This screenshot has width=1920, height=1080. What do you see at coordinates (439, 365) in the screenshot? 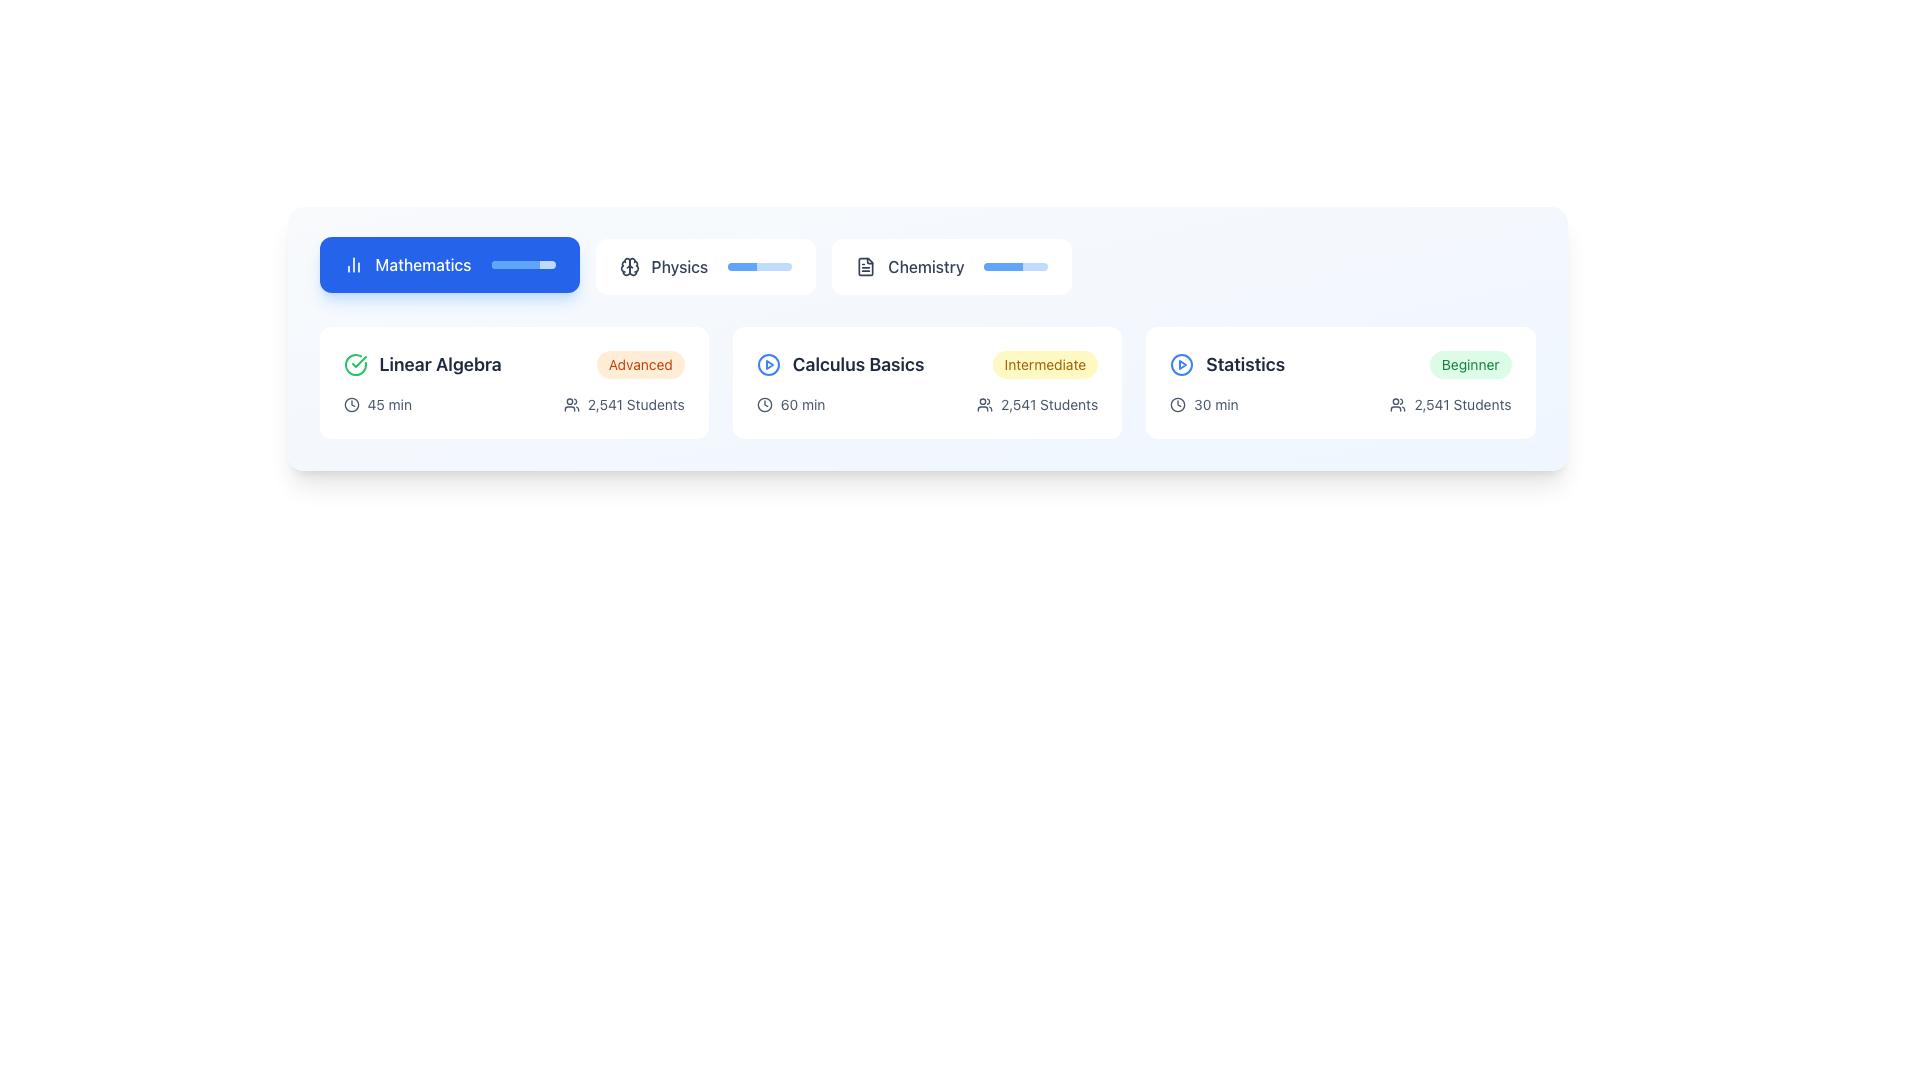
I see `the course title heading within the Mathematics card` at bounding box center [439, 365].